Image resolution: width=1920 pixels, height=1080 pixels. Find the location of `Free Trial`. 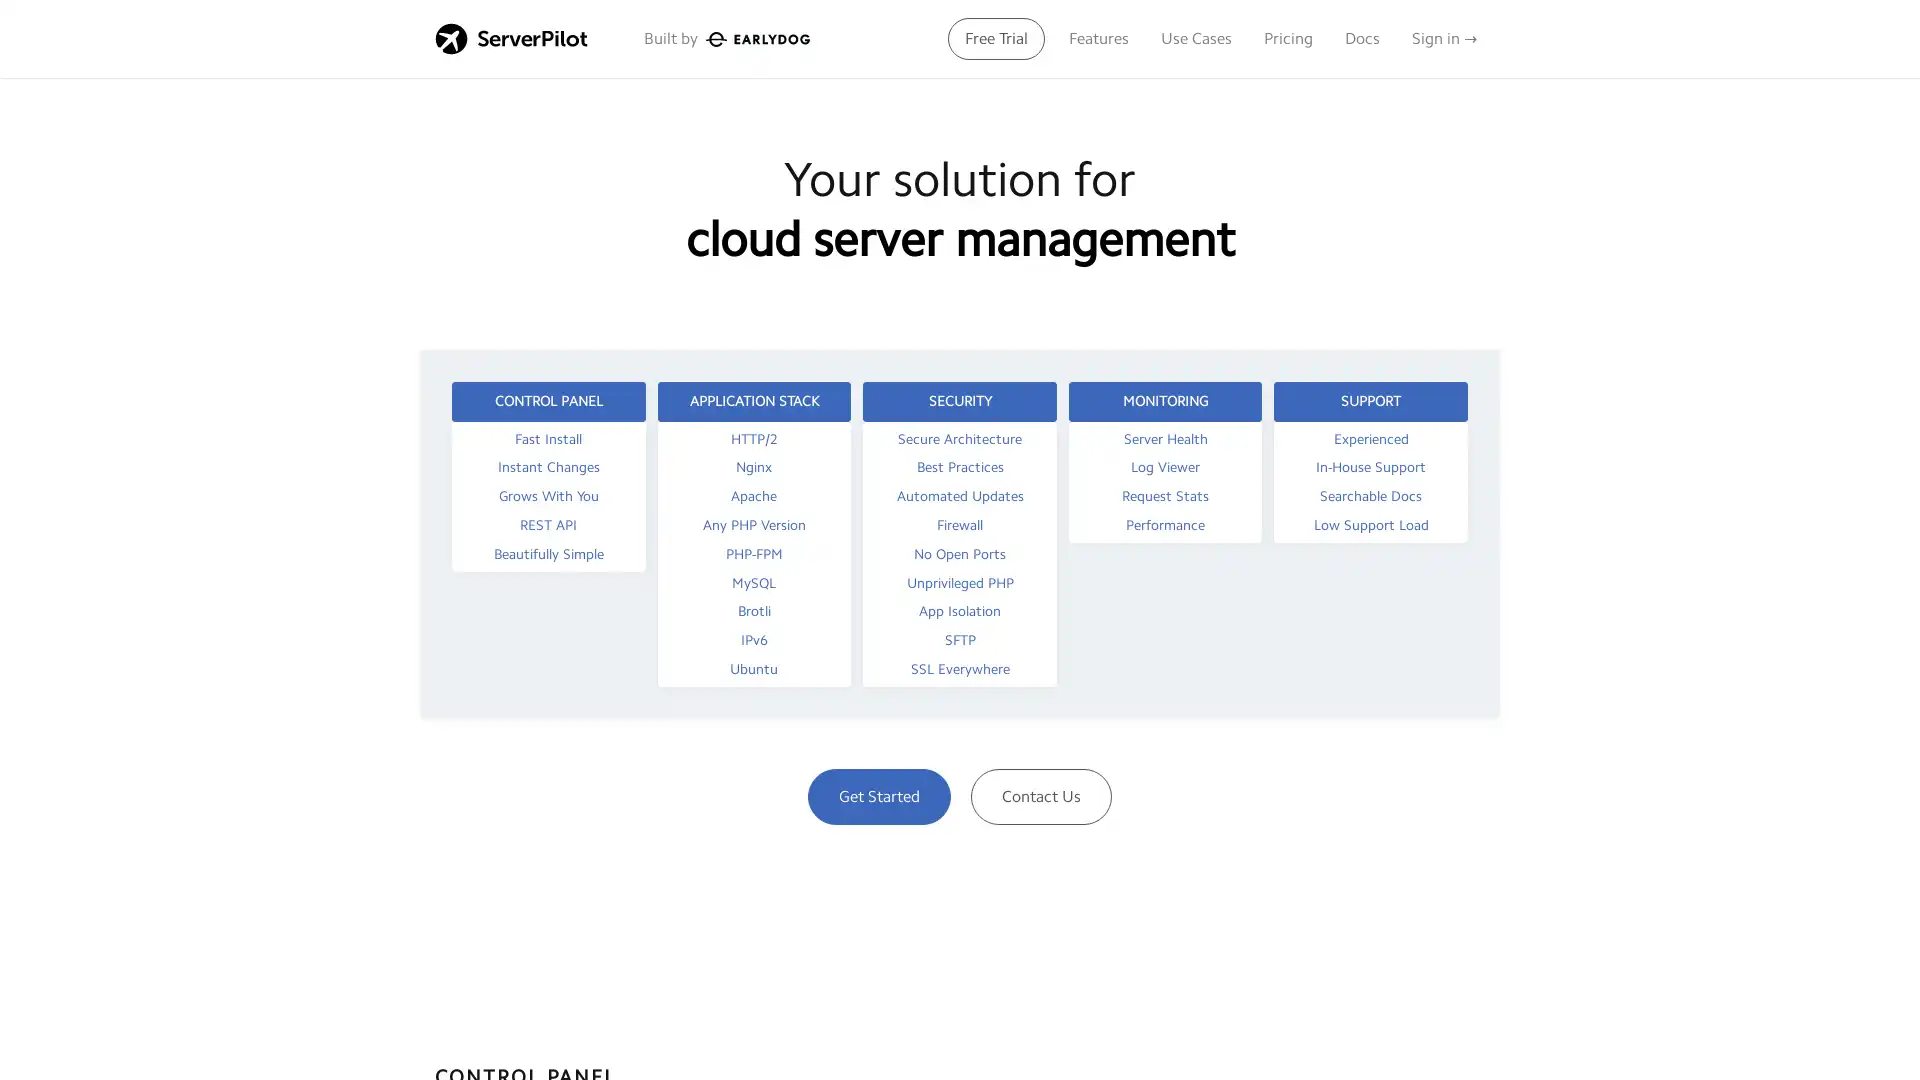

Free Trial is located at coordinates (996, 38).